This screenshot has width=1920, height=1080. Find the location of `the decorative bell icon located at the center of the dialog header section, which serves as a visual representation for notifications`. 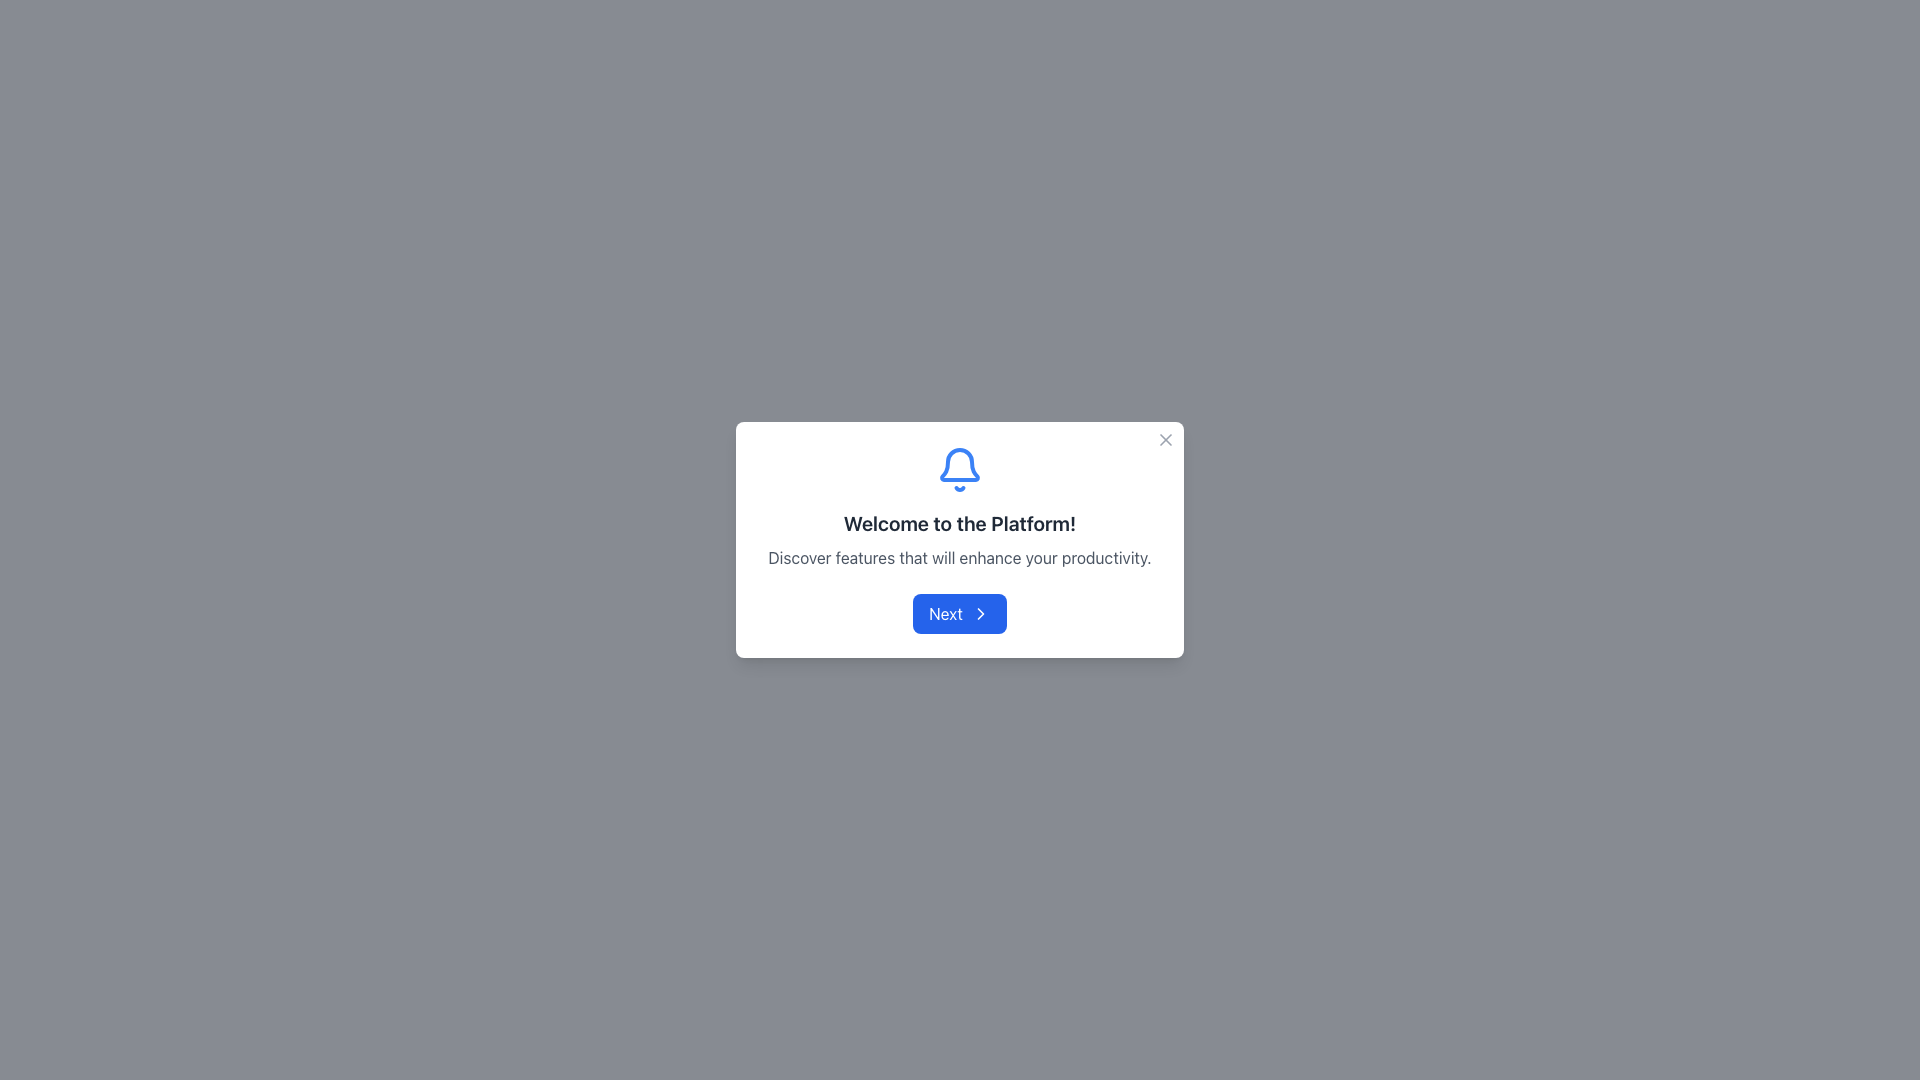

the decorative bell icon located at the center of the dialog header section, which serves as a visual representation for notifications is located at coordinates (960, 470).